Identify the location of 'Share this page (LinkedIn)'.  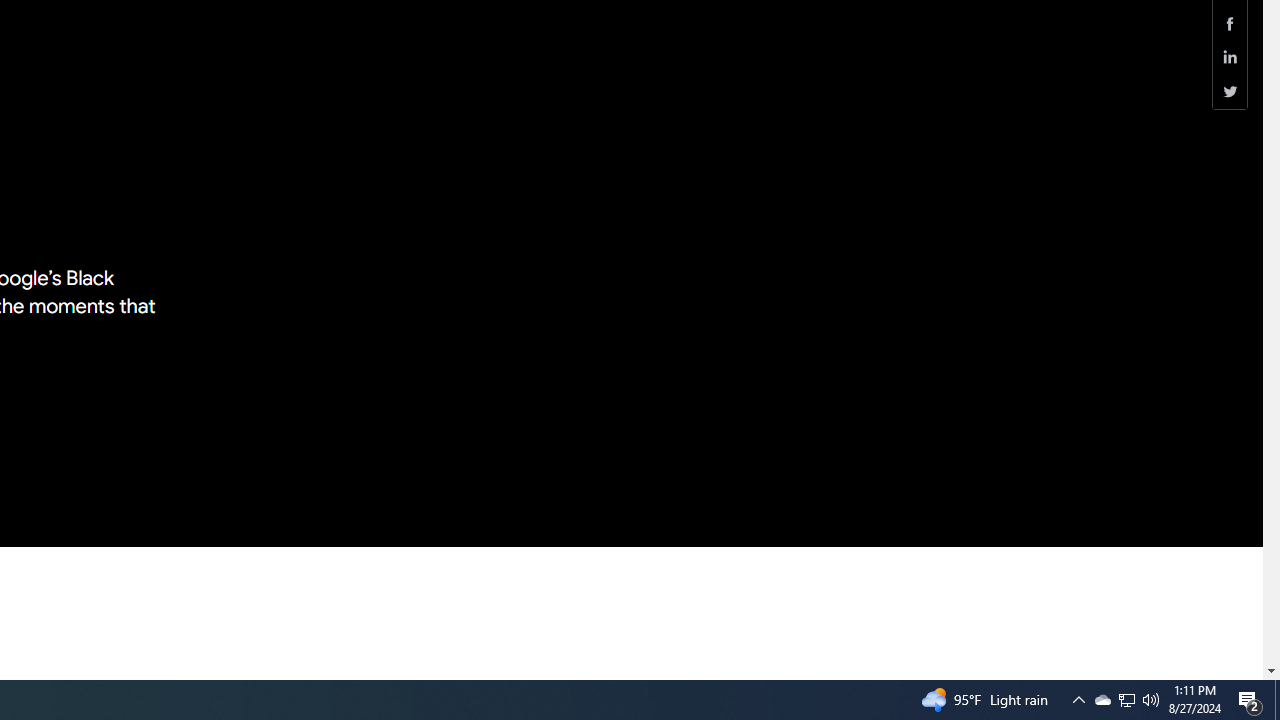
(1229, 56).